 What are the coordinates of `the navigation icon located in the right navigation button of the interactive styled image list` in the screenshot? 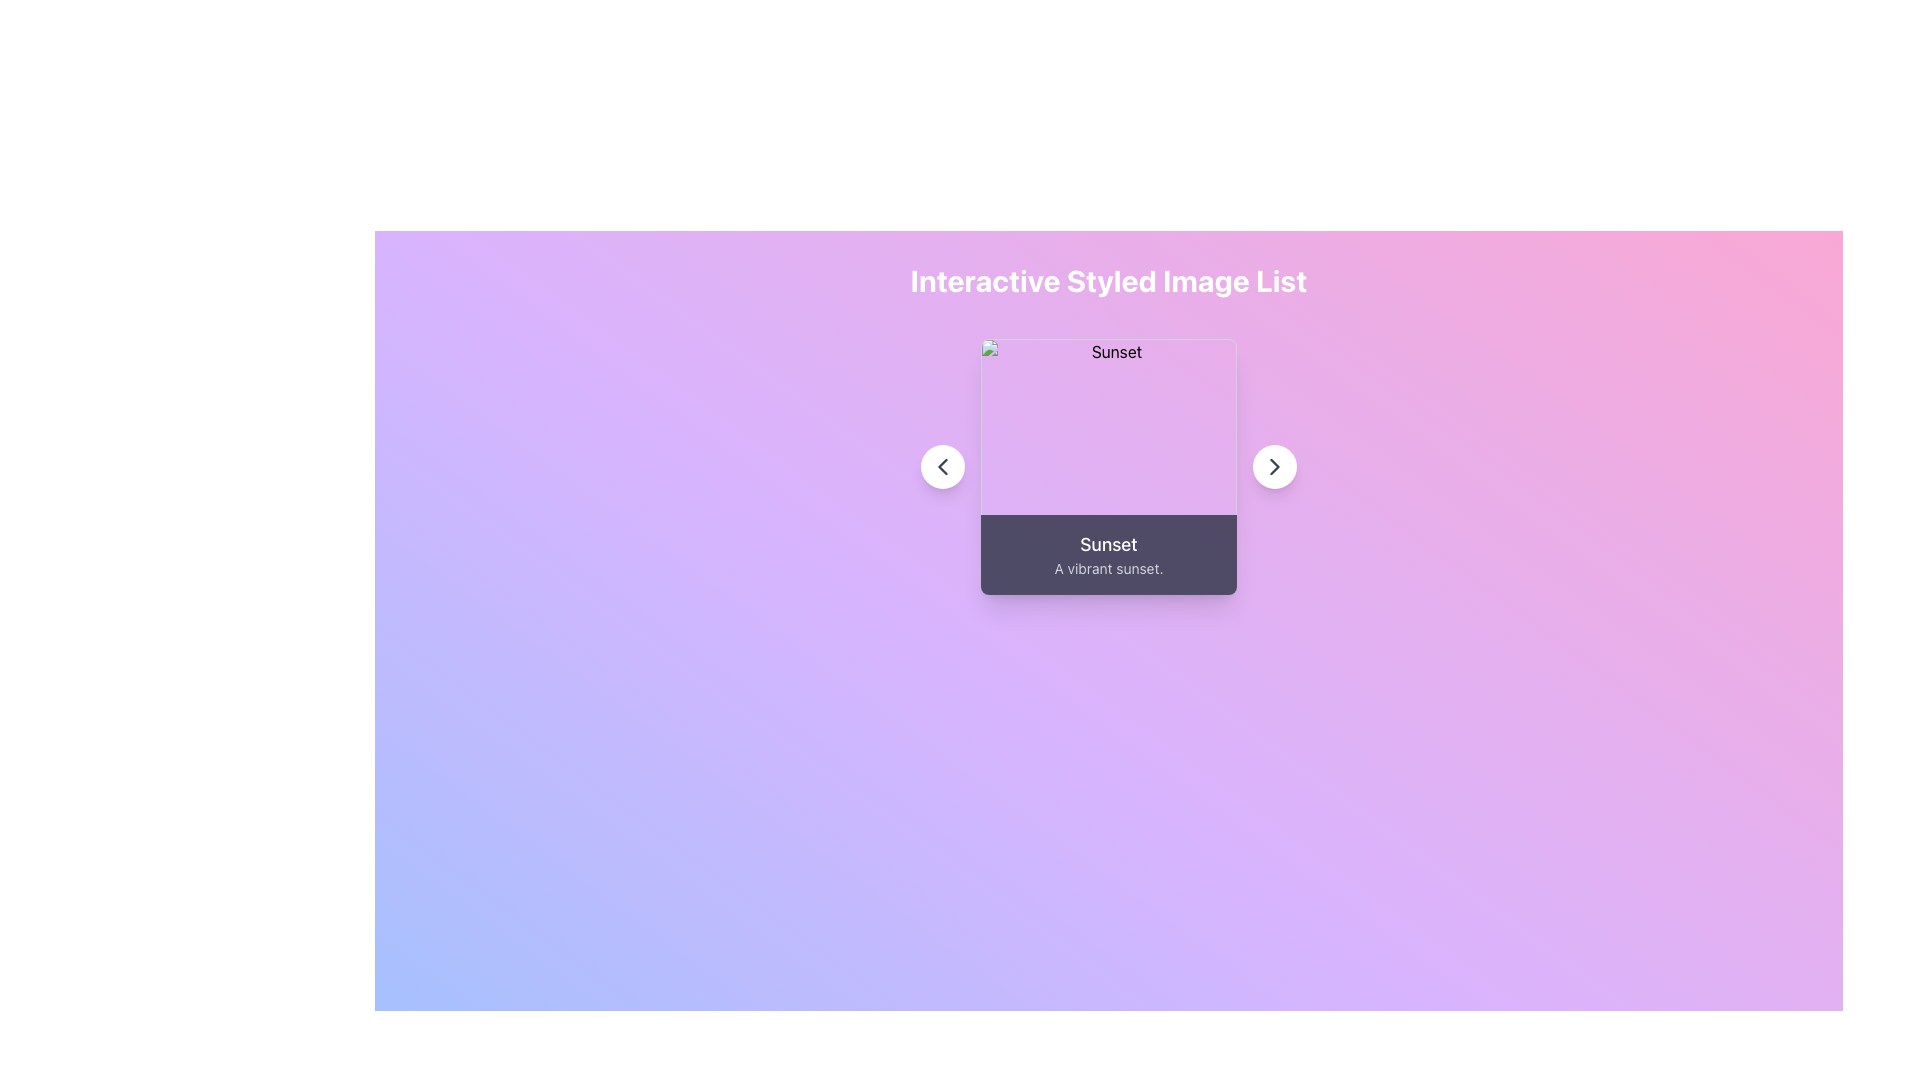 It's located at (1274, 466).